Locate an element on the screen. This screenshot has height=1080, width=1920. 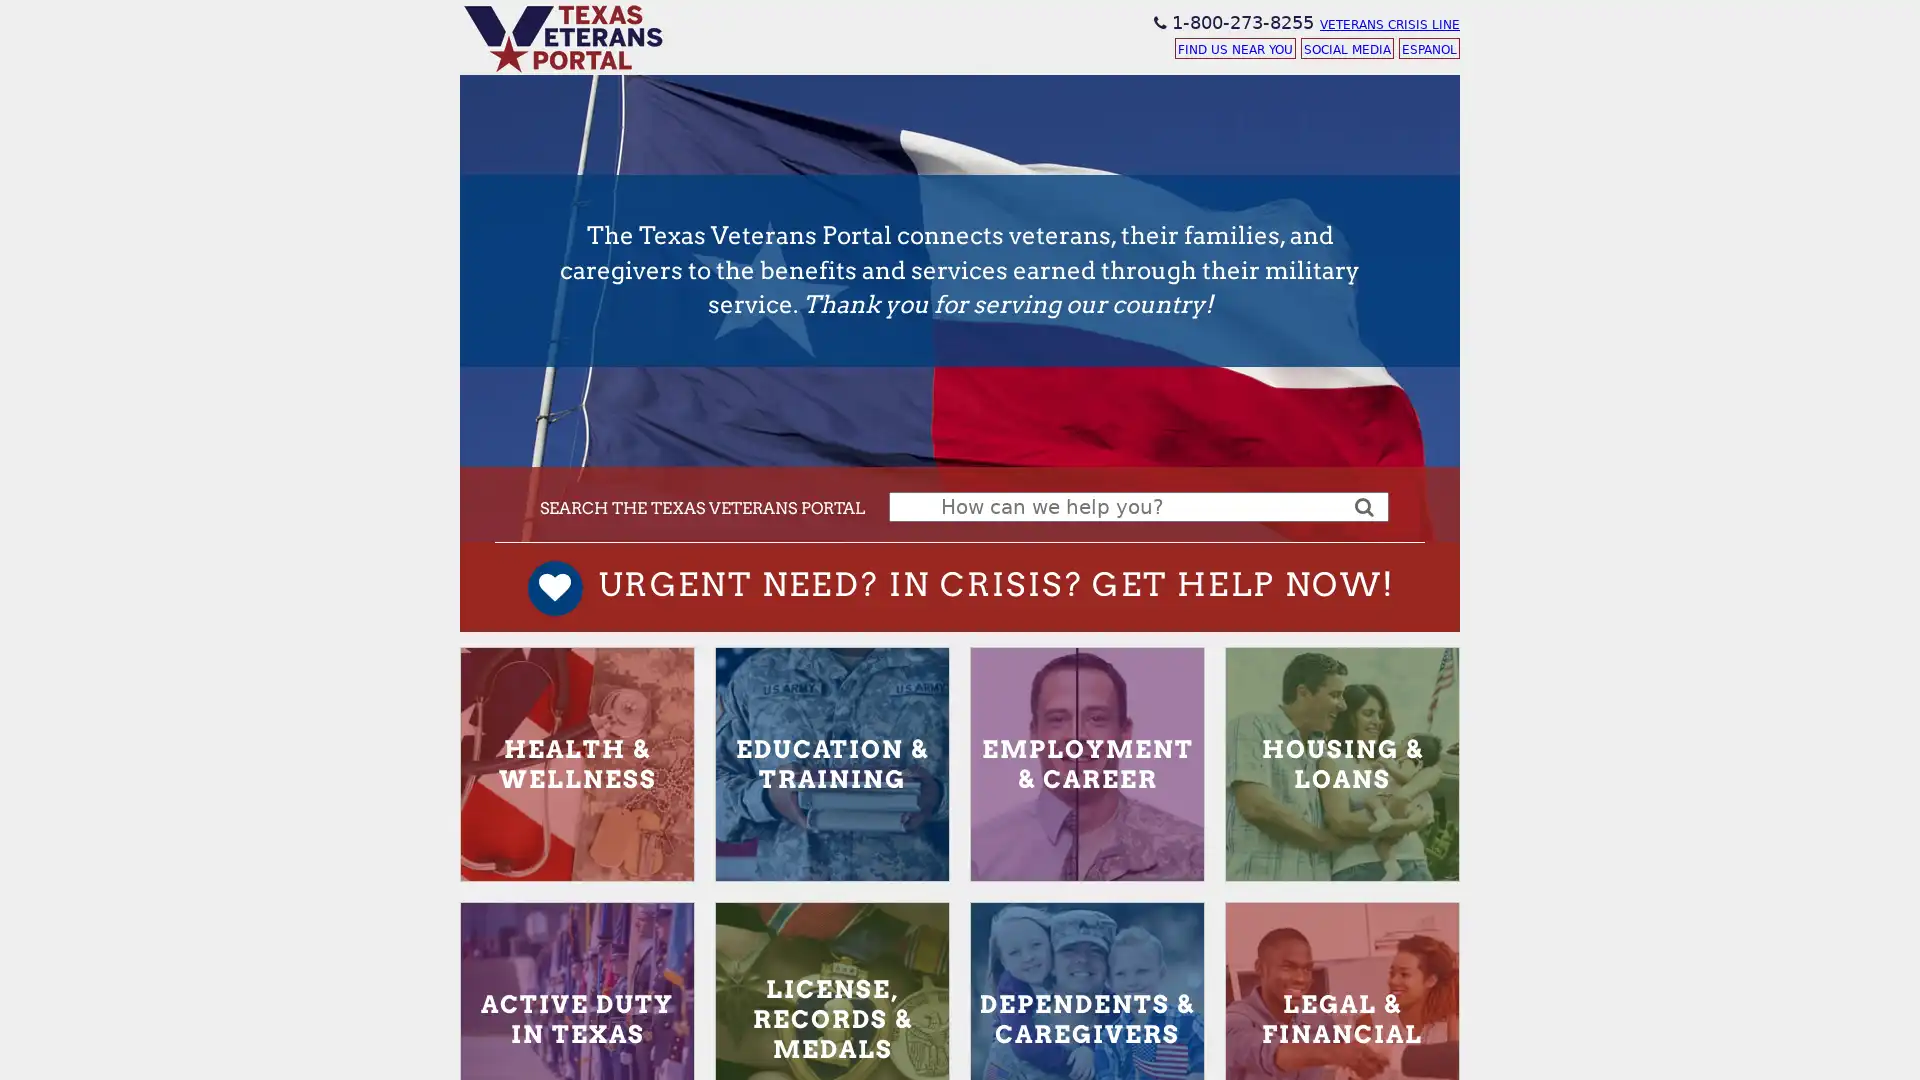
Search is located at coordinates (1363, 504).